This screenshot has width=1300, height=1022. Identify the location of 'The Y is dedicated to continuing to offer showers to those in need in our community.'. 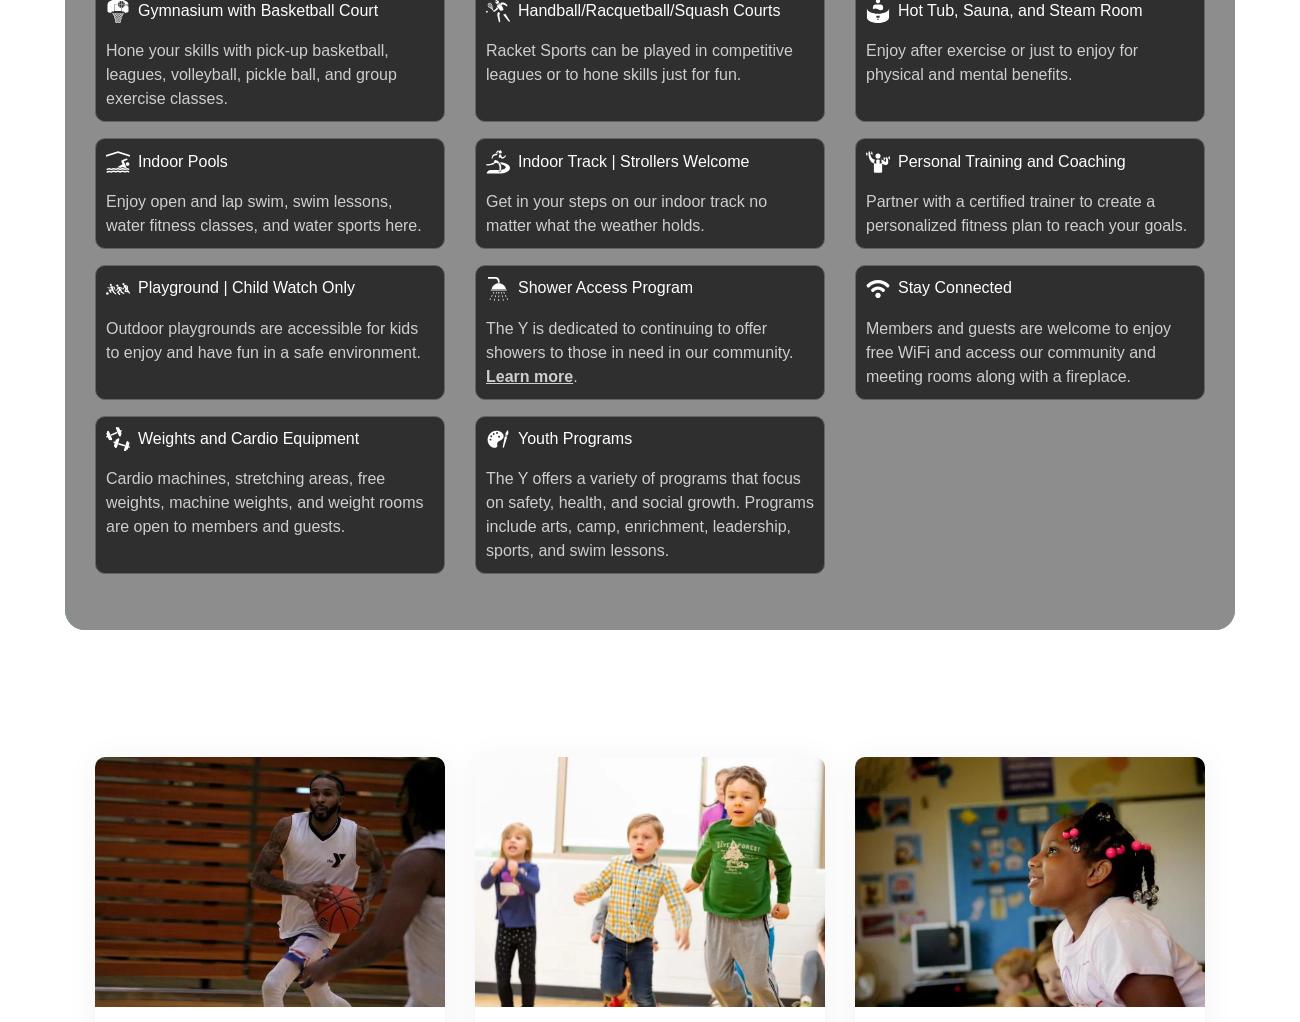
(639, 339).